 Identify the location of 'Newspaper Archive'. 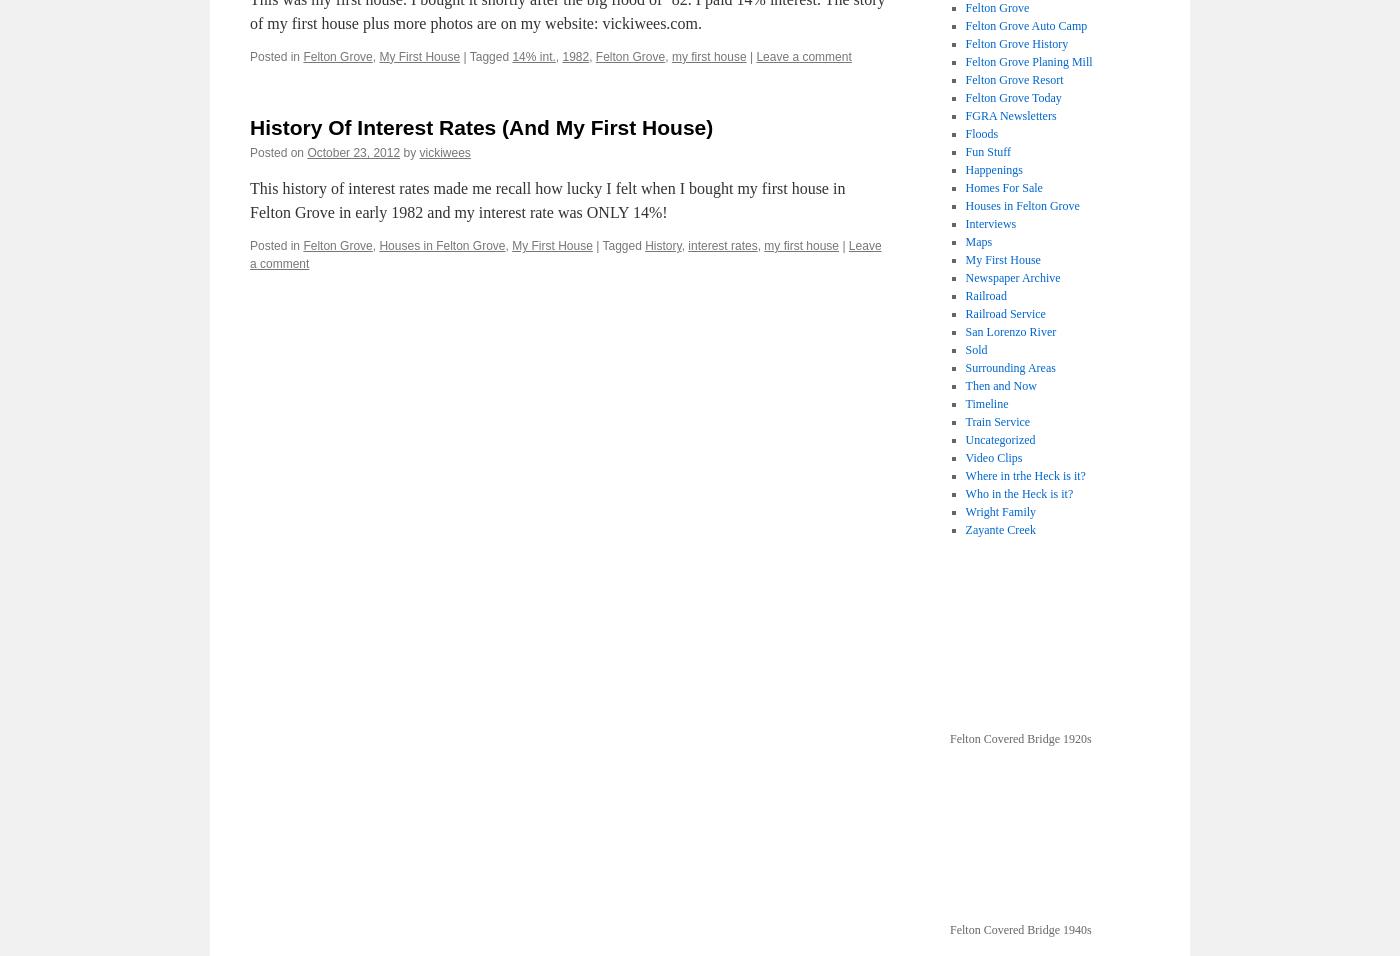
(1012, 277).